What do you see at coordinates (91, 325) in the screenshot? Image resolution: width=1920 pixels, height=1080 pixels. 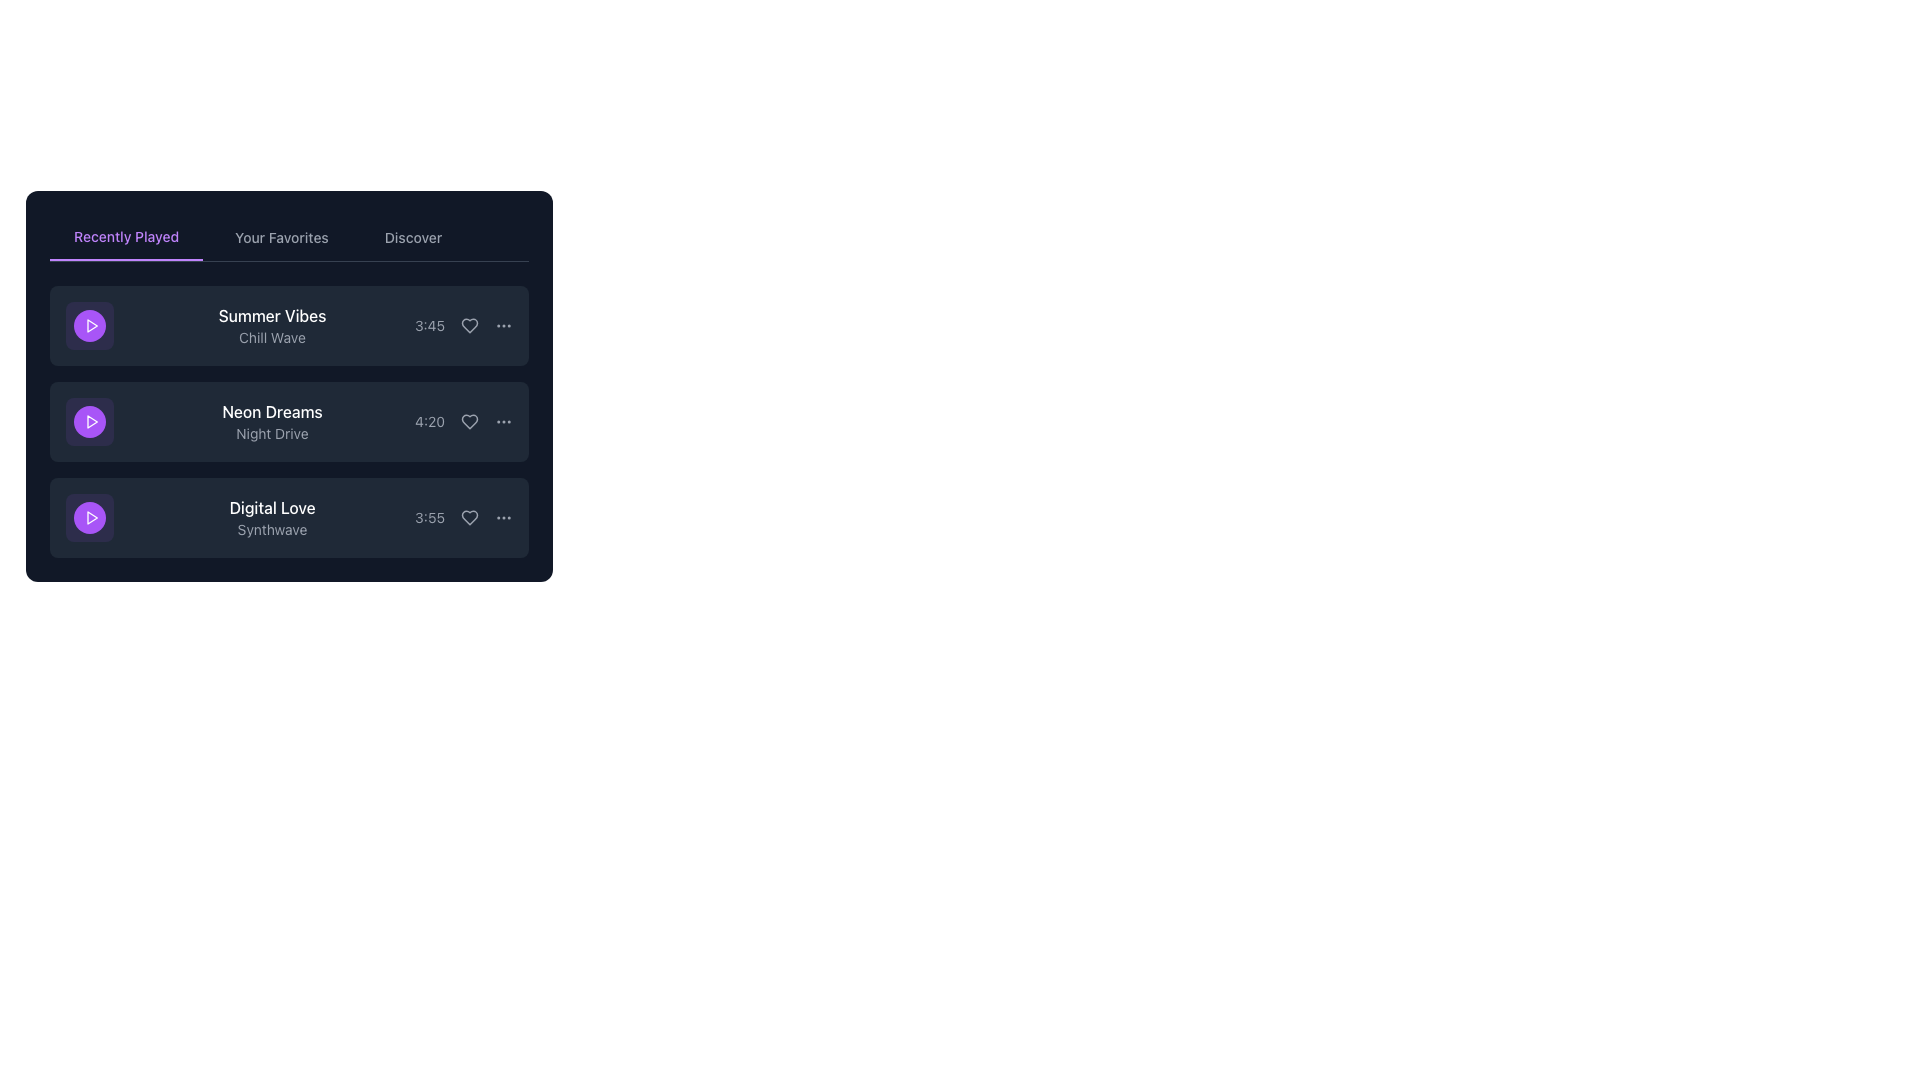 I see `the white triangle icon button resembling a play button, located within a purple circular background, to play the media track 'Summer Vibes' under the 'Recently Played' tab` at bounding box center [91, 325].